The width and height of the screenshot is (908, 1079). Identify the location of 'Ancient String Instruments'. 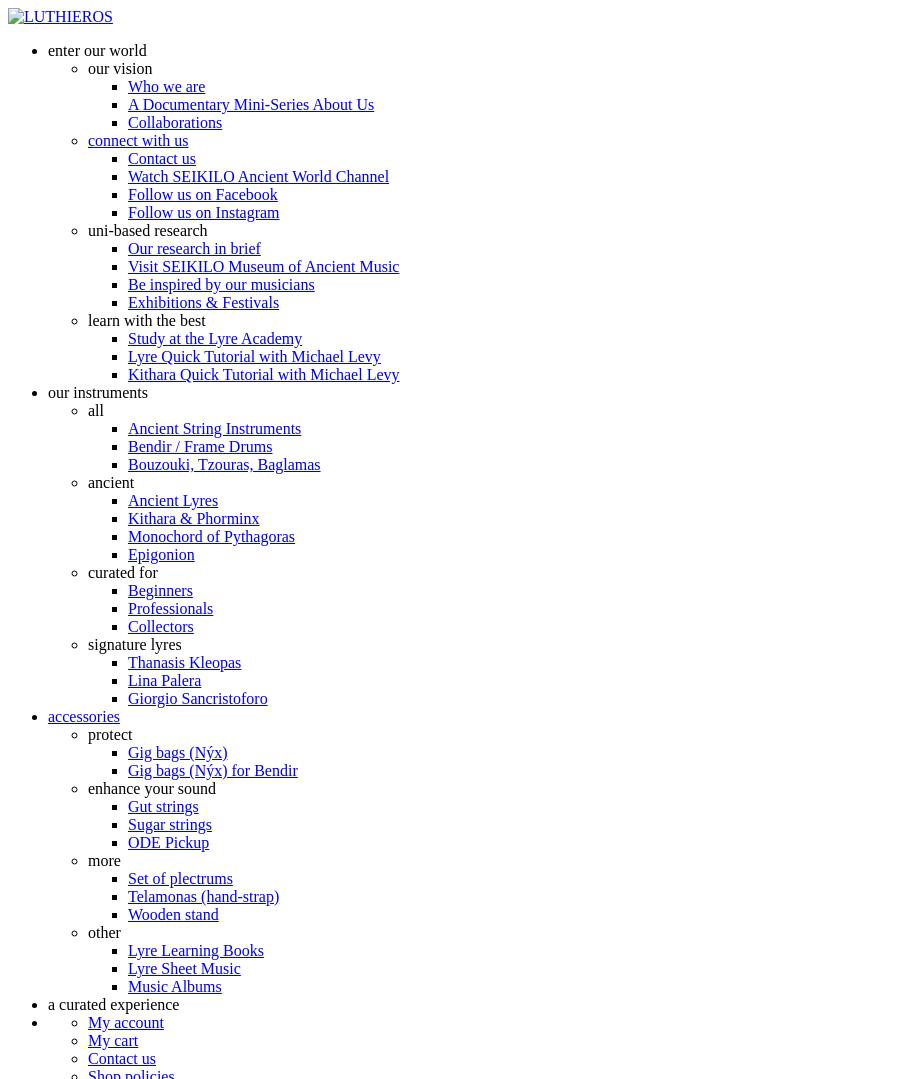
(214, 428).